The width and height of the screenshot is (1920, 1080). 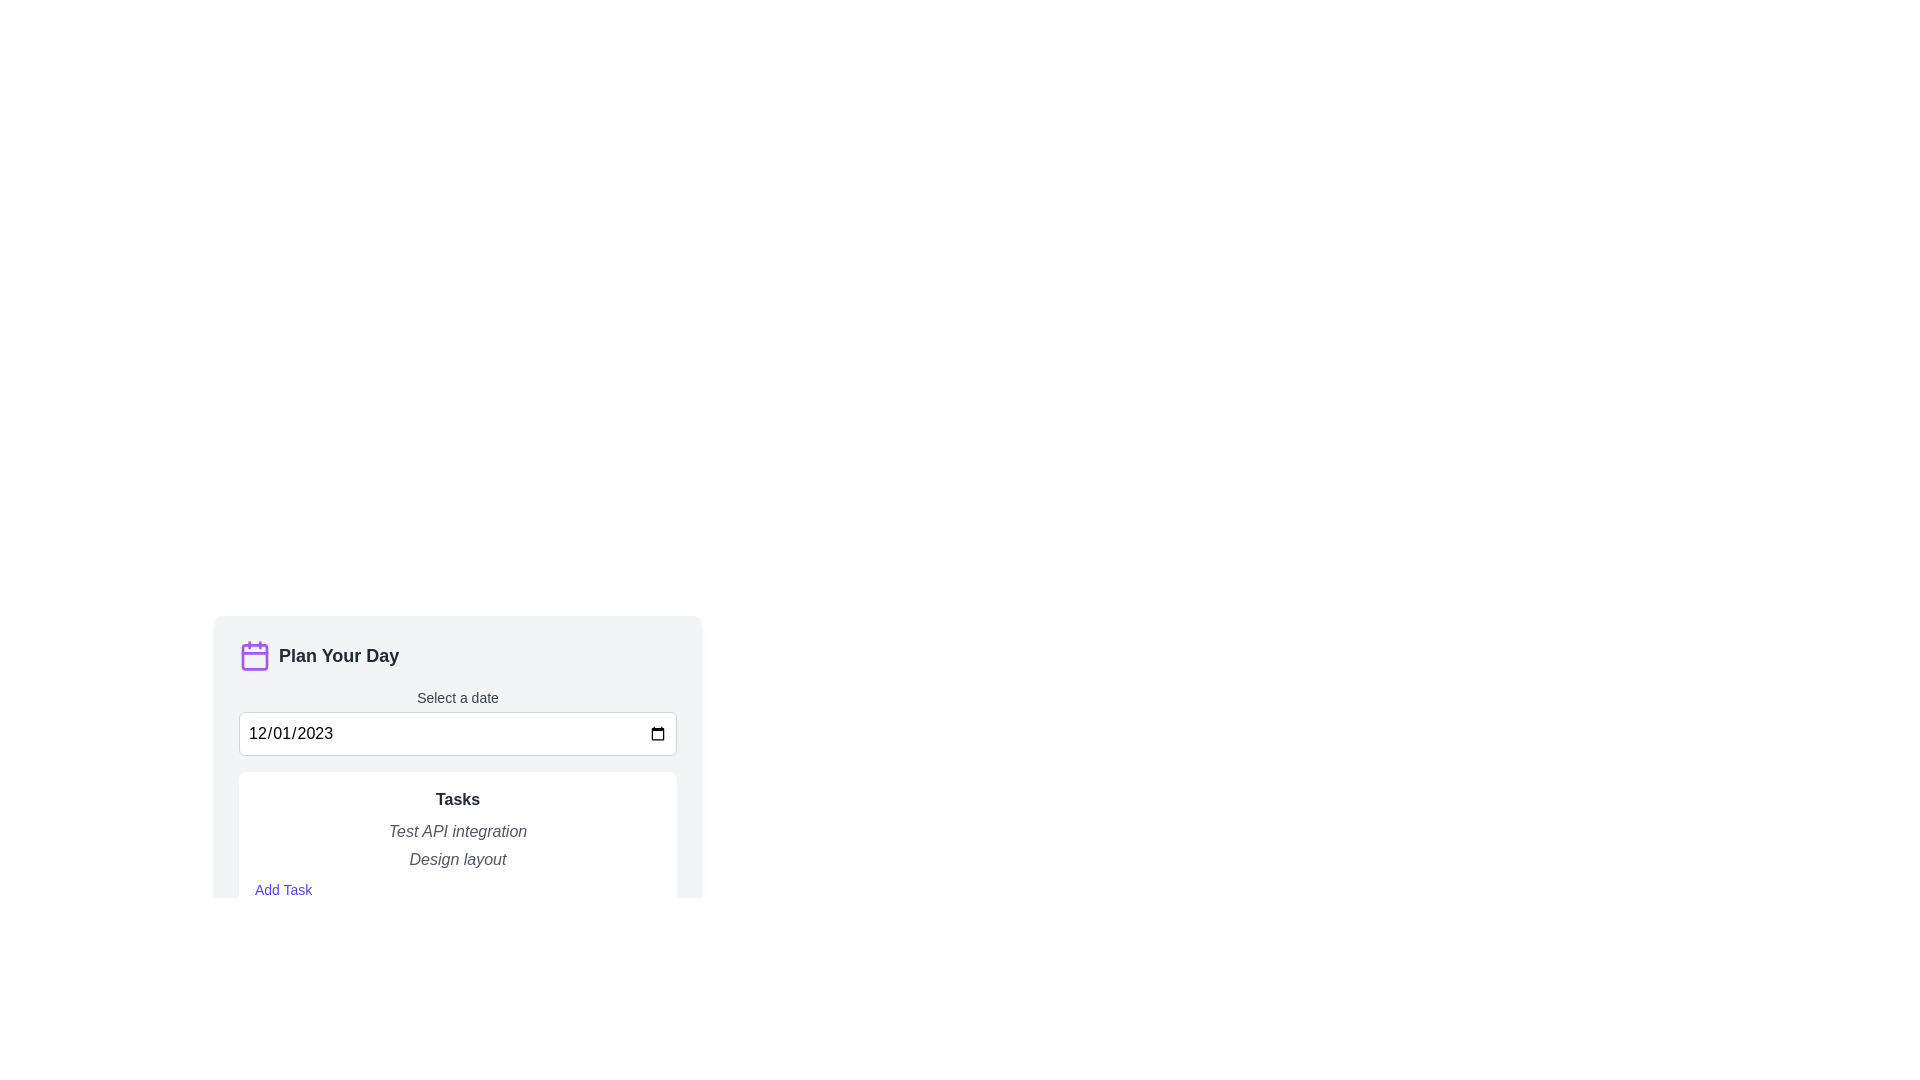 What do you see at coordinates (456, 744) in the screenshot?
I see `the date input field in the 'Plan Your Day' planner interface to select a date` at bounding box center [456, 744].